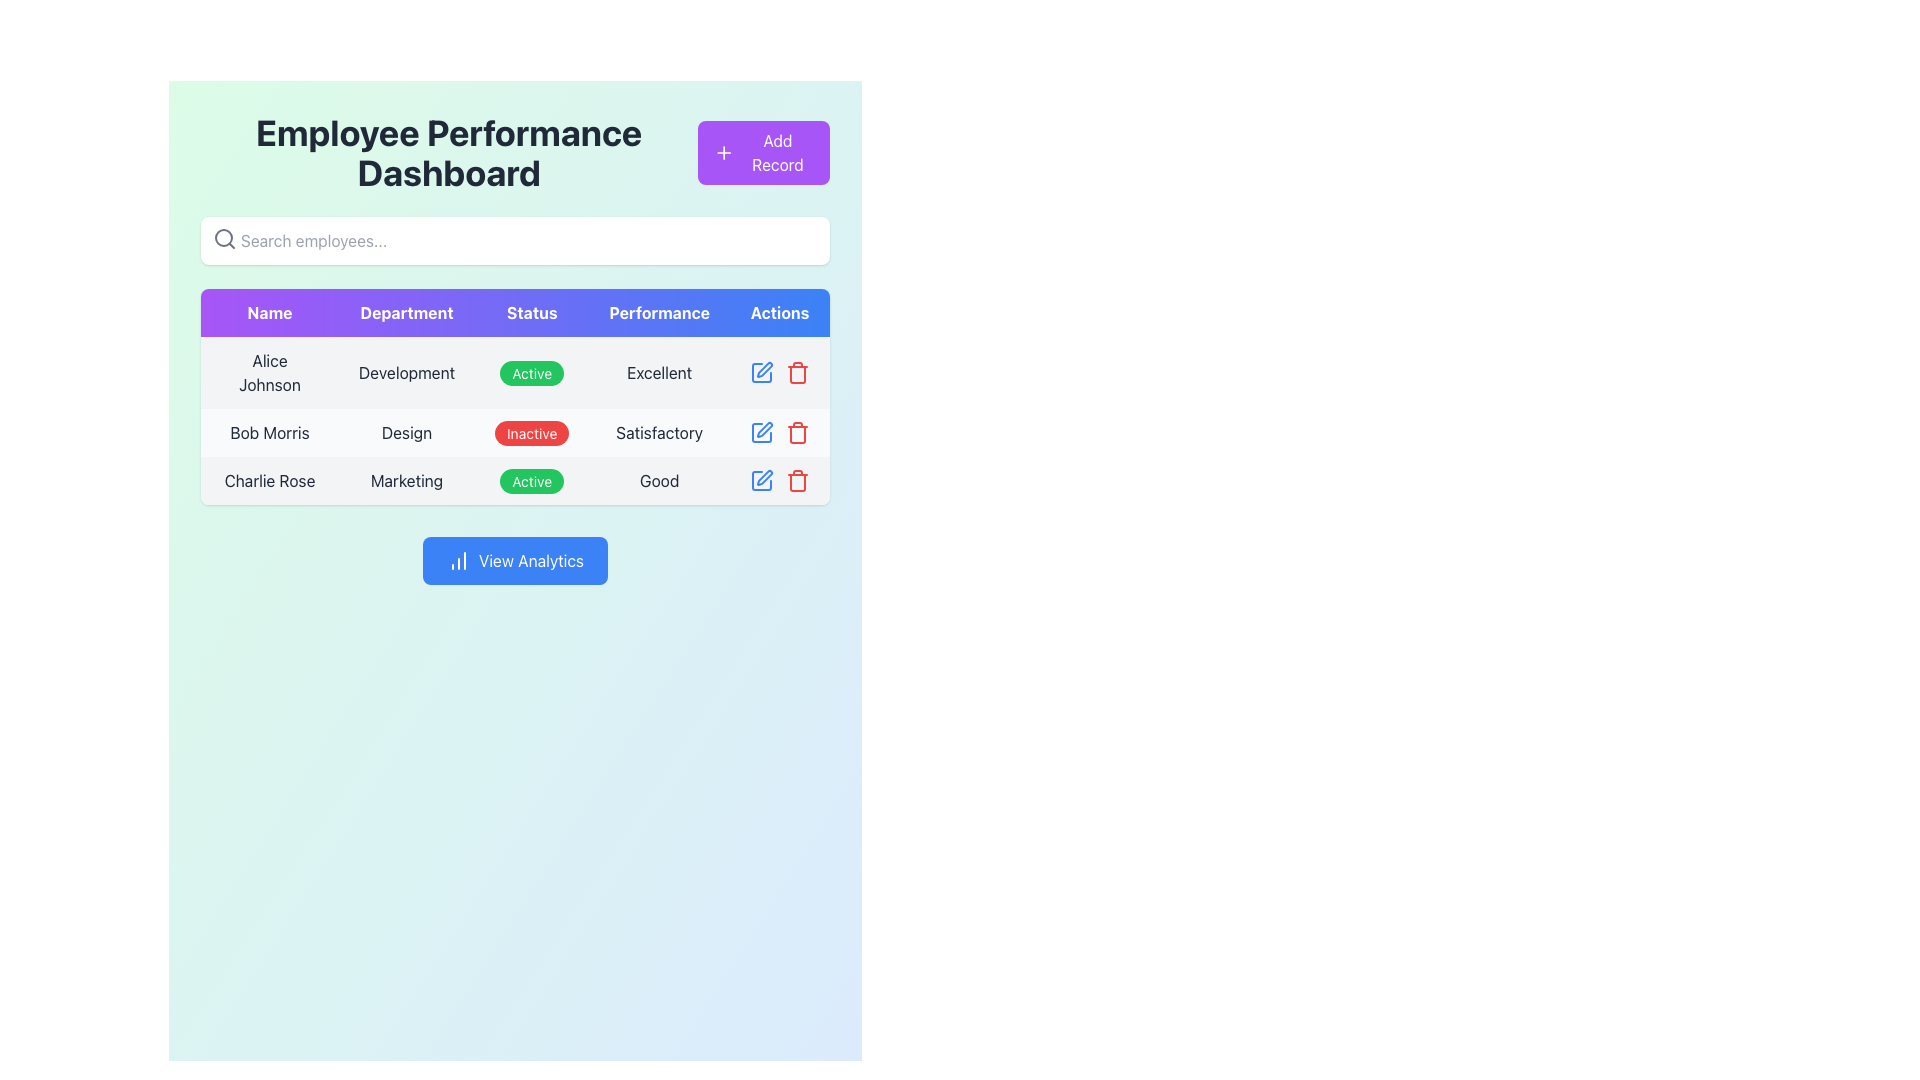 The image size is (1920, 1080). I want to click on the edit button in the actions column of the row for 'Charlie Rose, Marketing, Active, Good' to get more information, so click(761, 481).